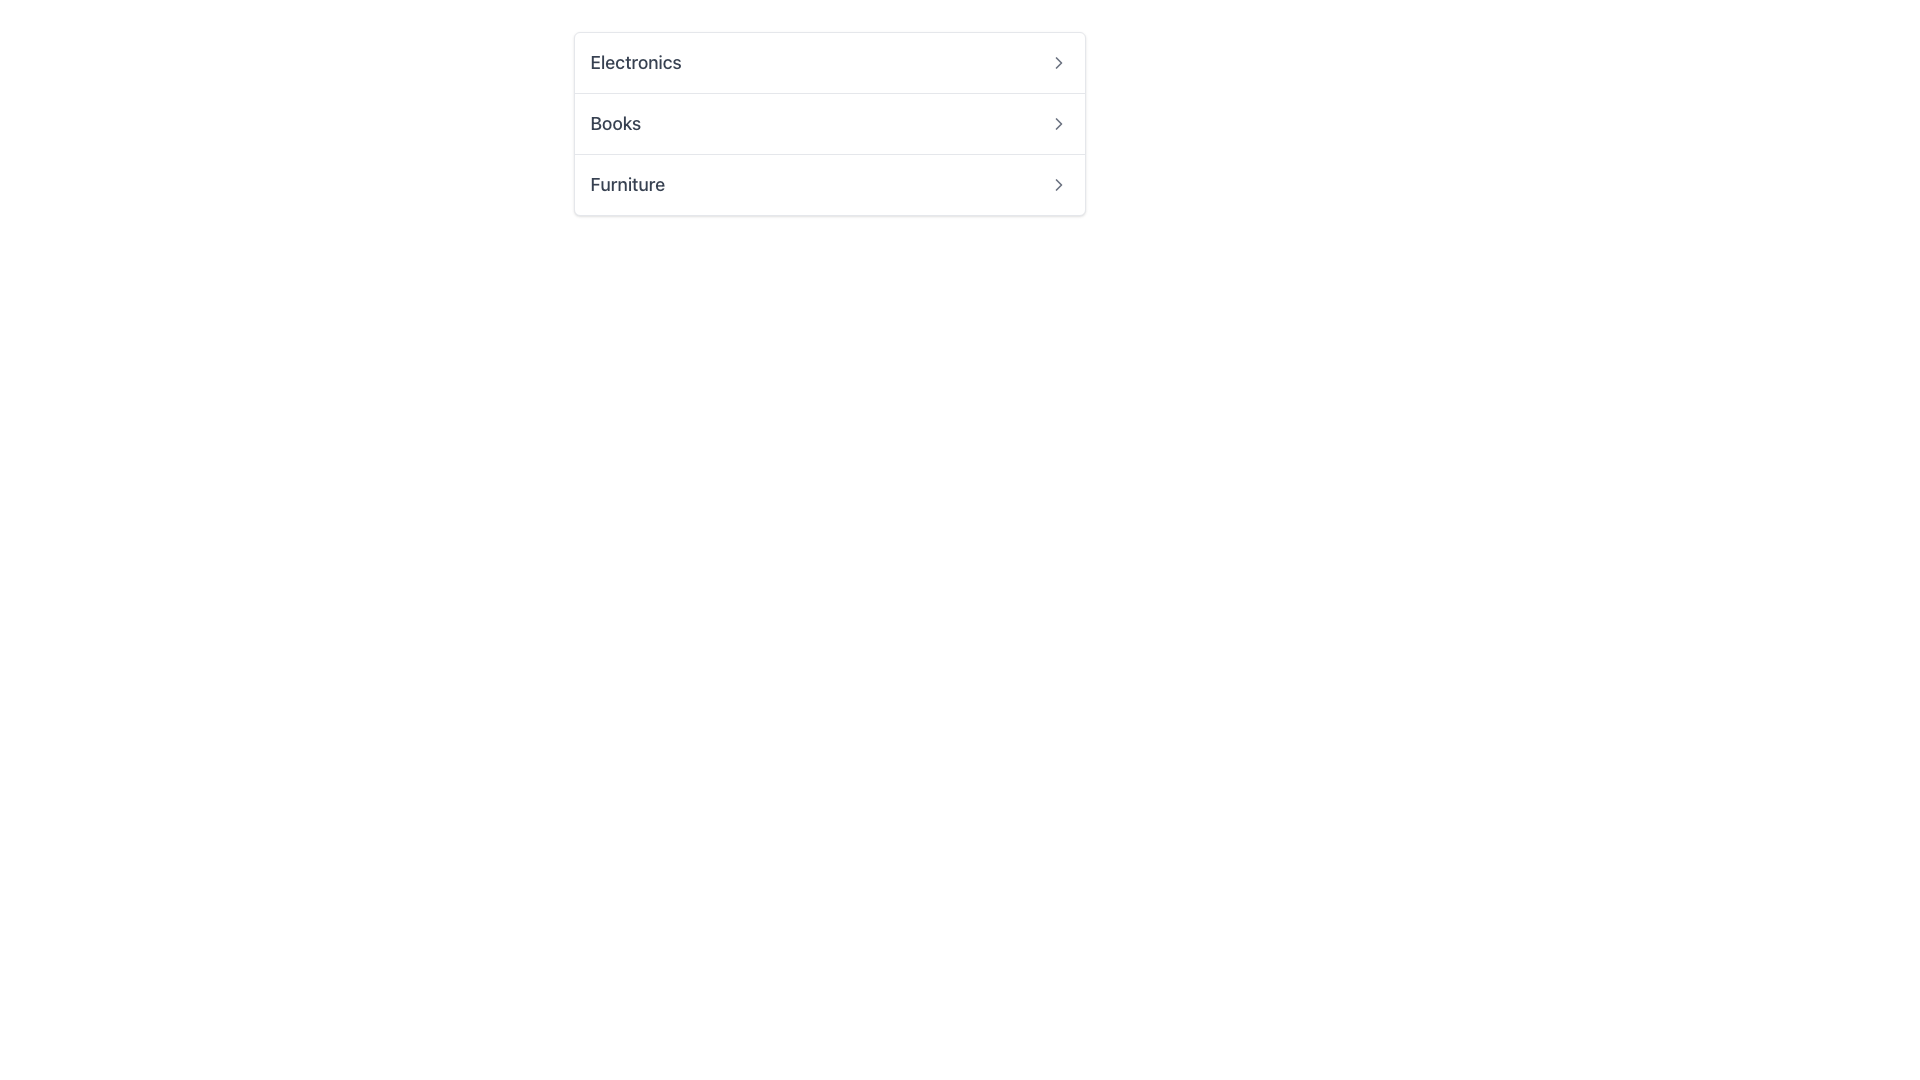 The image size is (1920, 1080). Describe the element at coordinates (829, 61) in the screenshot. I see `the 'Electronics' category button using keyboard navigation` at that location.